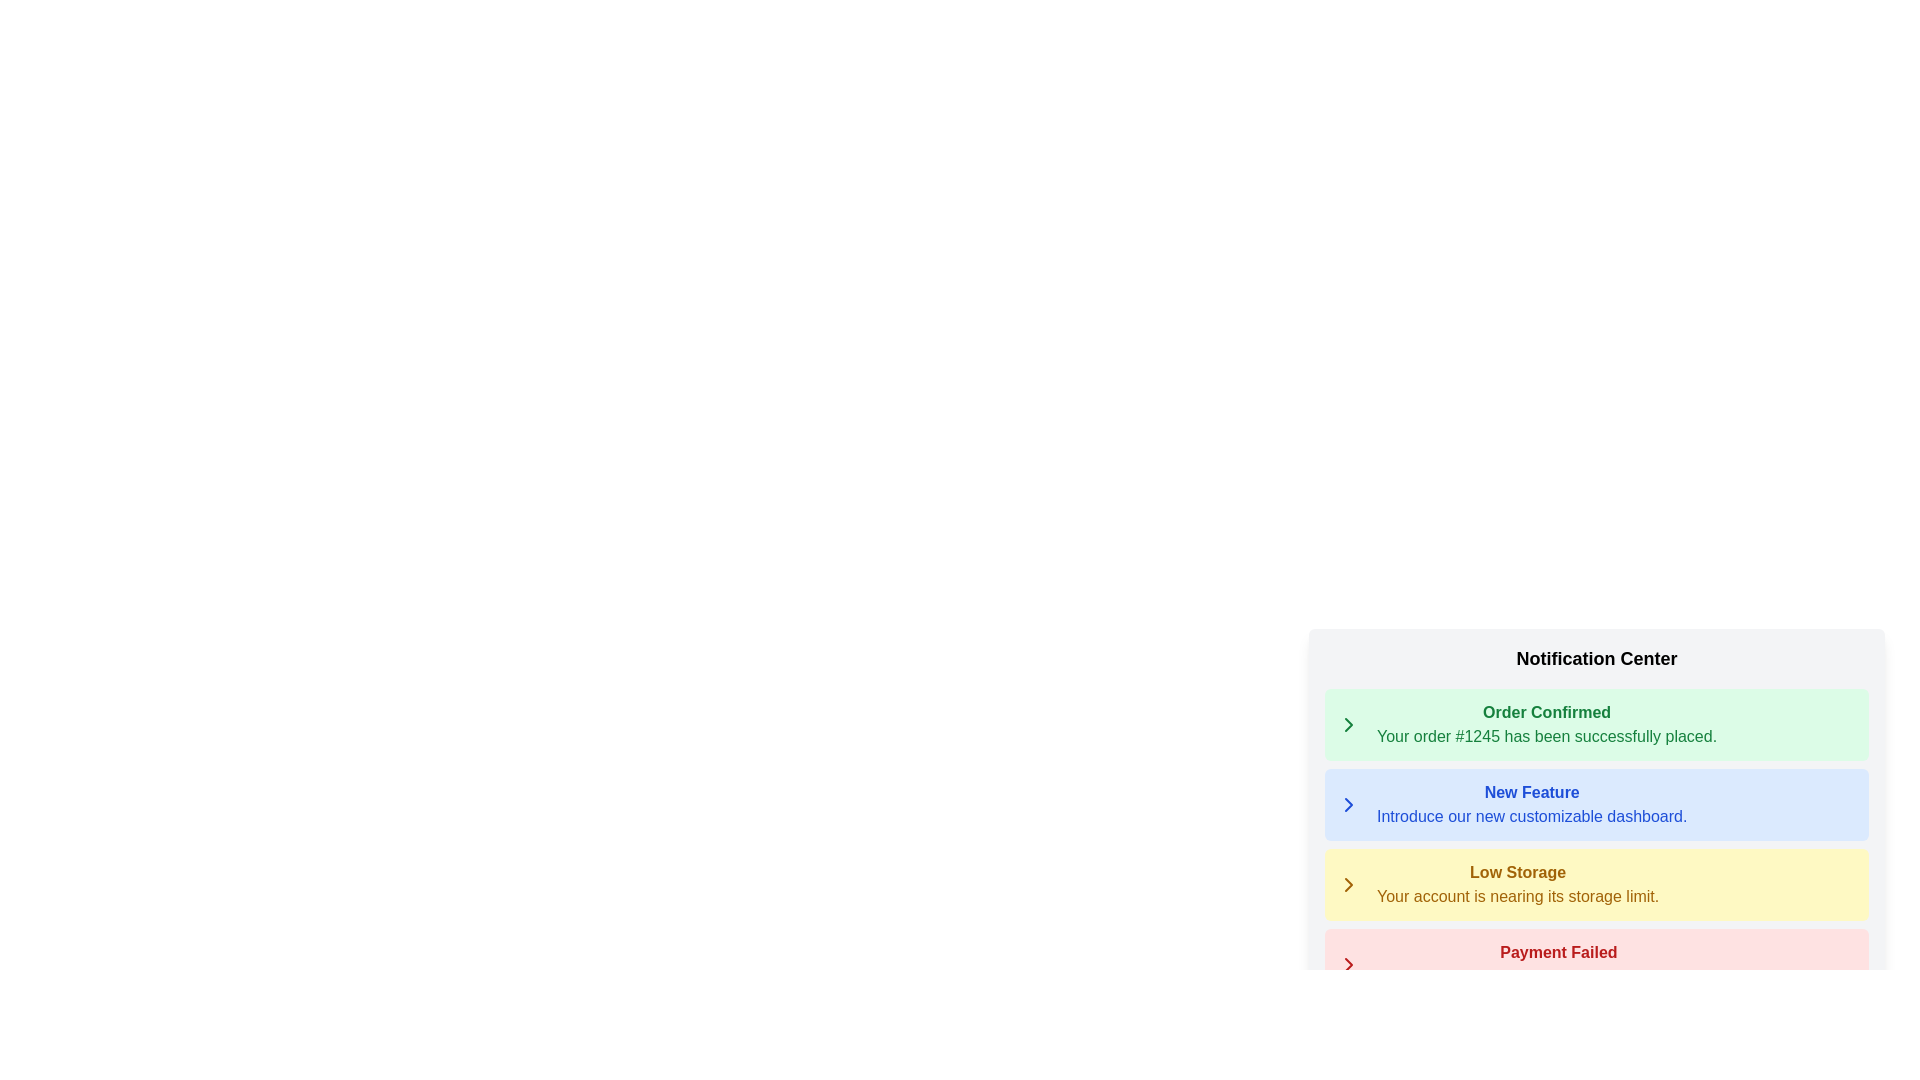 This screenshot has height=1080, width=1920. What do you see at coordinates (1596, 766) in the screenshot?
I see `the second notification panel in the Notification Center` at bounding box center [1596, 766].